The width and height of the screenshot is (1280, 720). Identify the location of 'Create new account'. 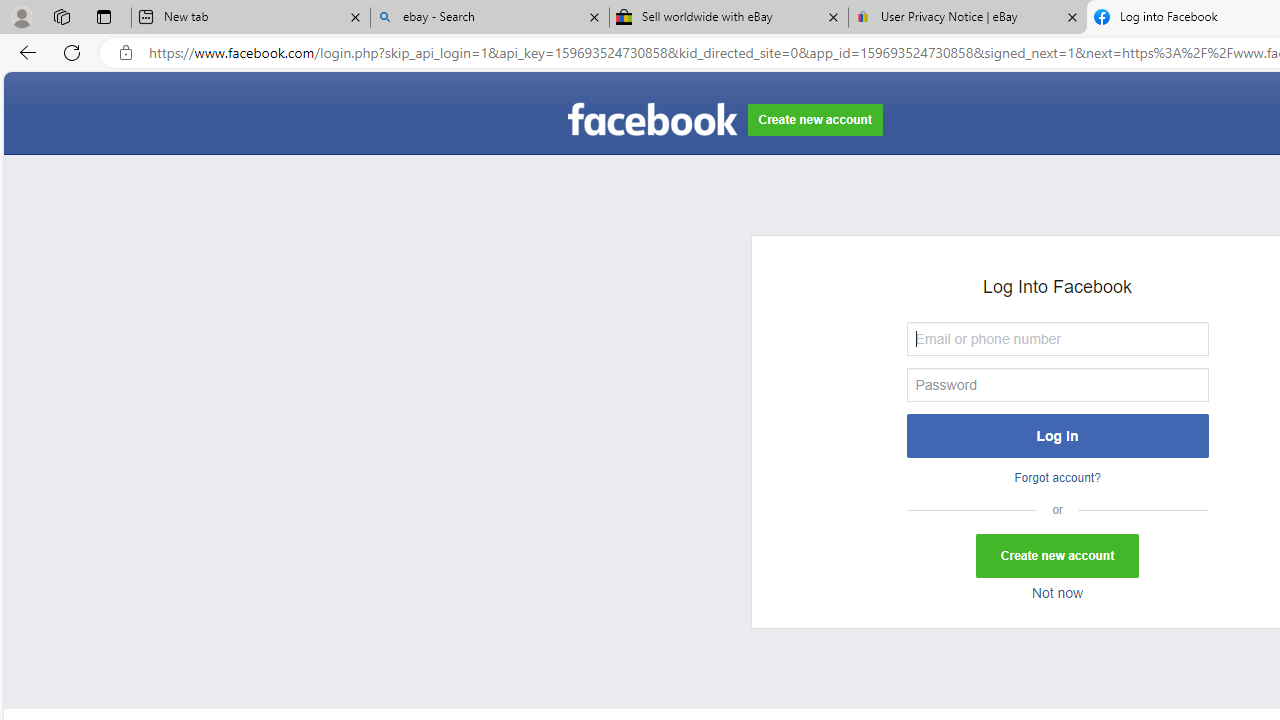
(1056, 556).